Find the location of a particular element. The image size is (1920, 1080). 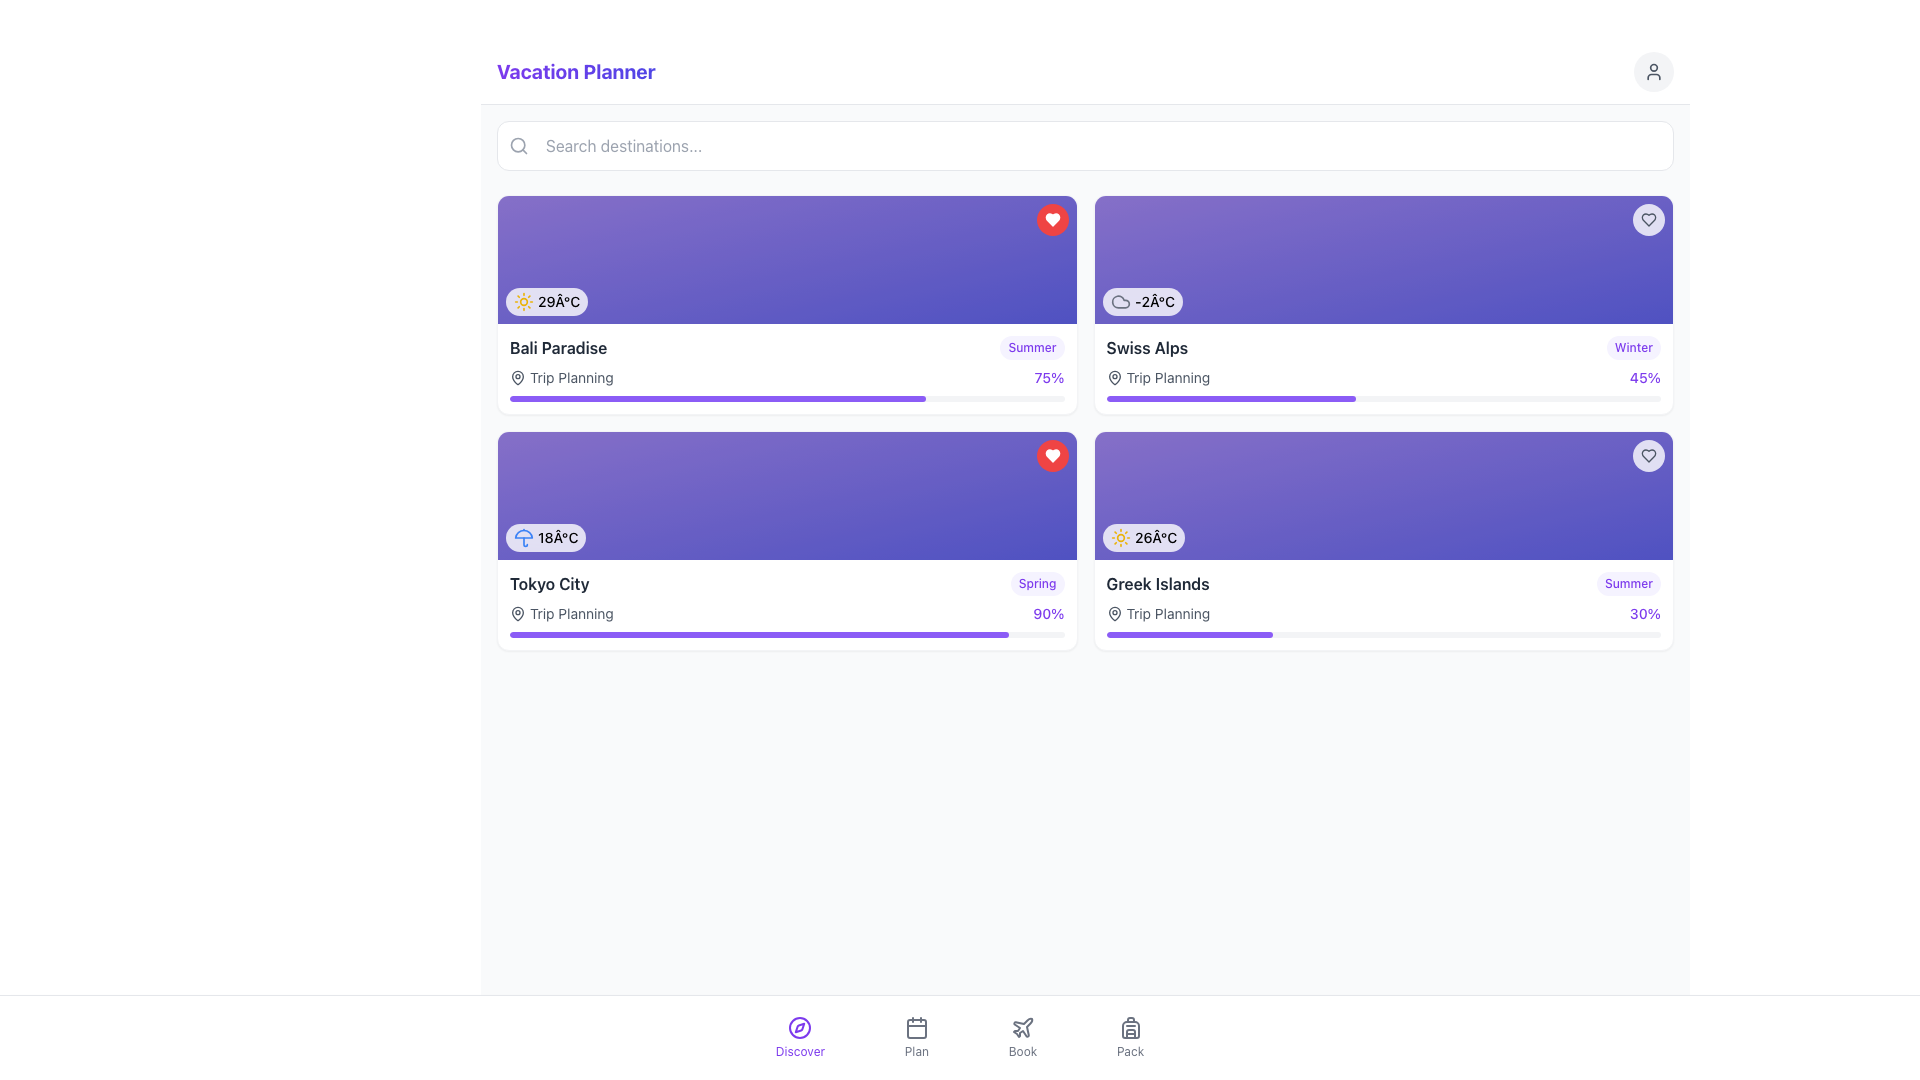

the Information card for the Swiss Alps, which displays weather details and is positioned in the top-right corner of the grid is located at coordinates (1382, 304).